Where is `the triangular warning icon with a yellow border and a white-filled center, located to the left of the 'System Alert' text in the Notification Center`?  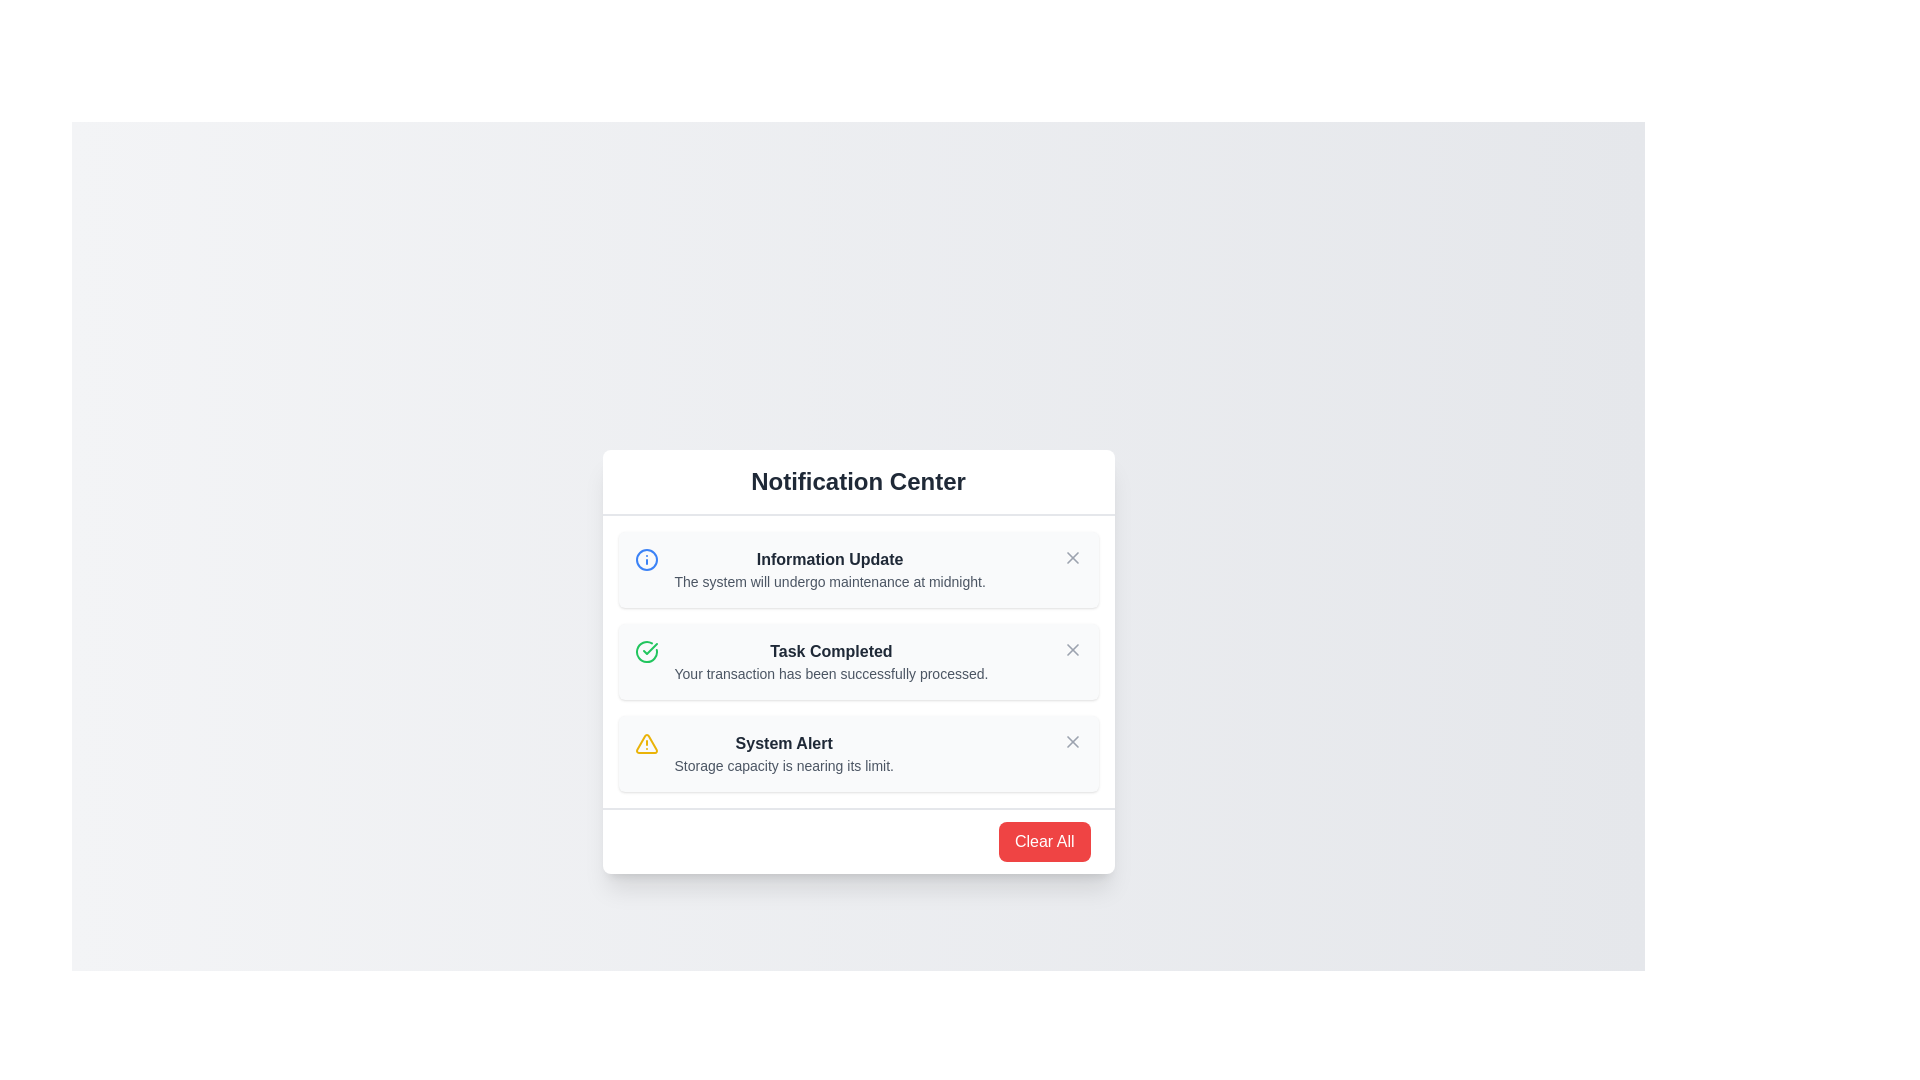
the triangular warning icon with a yellow border and a white-filled center, located to the left of the 'System Alert' text in the Notification Center is located at coordinates (646, 744).